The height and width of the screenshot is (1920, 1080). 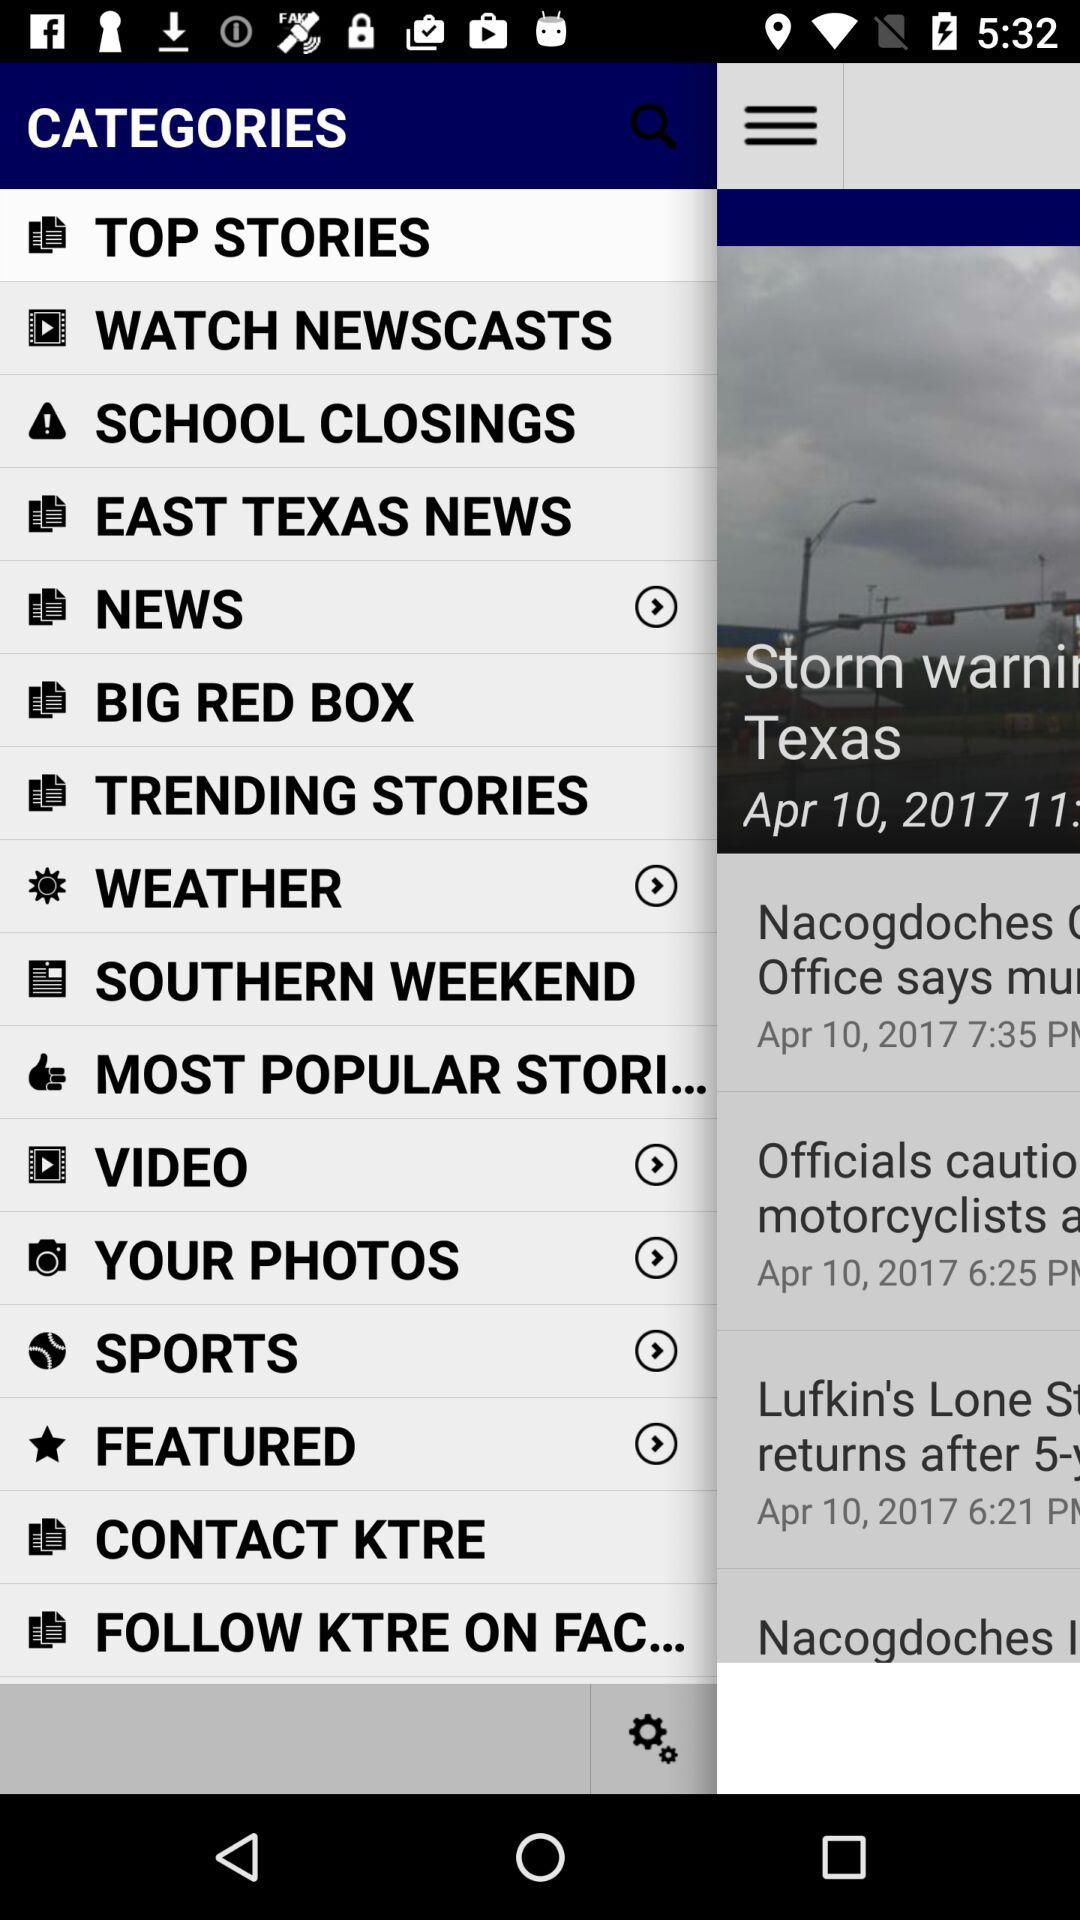 I want to click on the menu icon, so click(x=778, y=124).